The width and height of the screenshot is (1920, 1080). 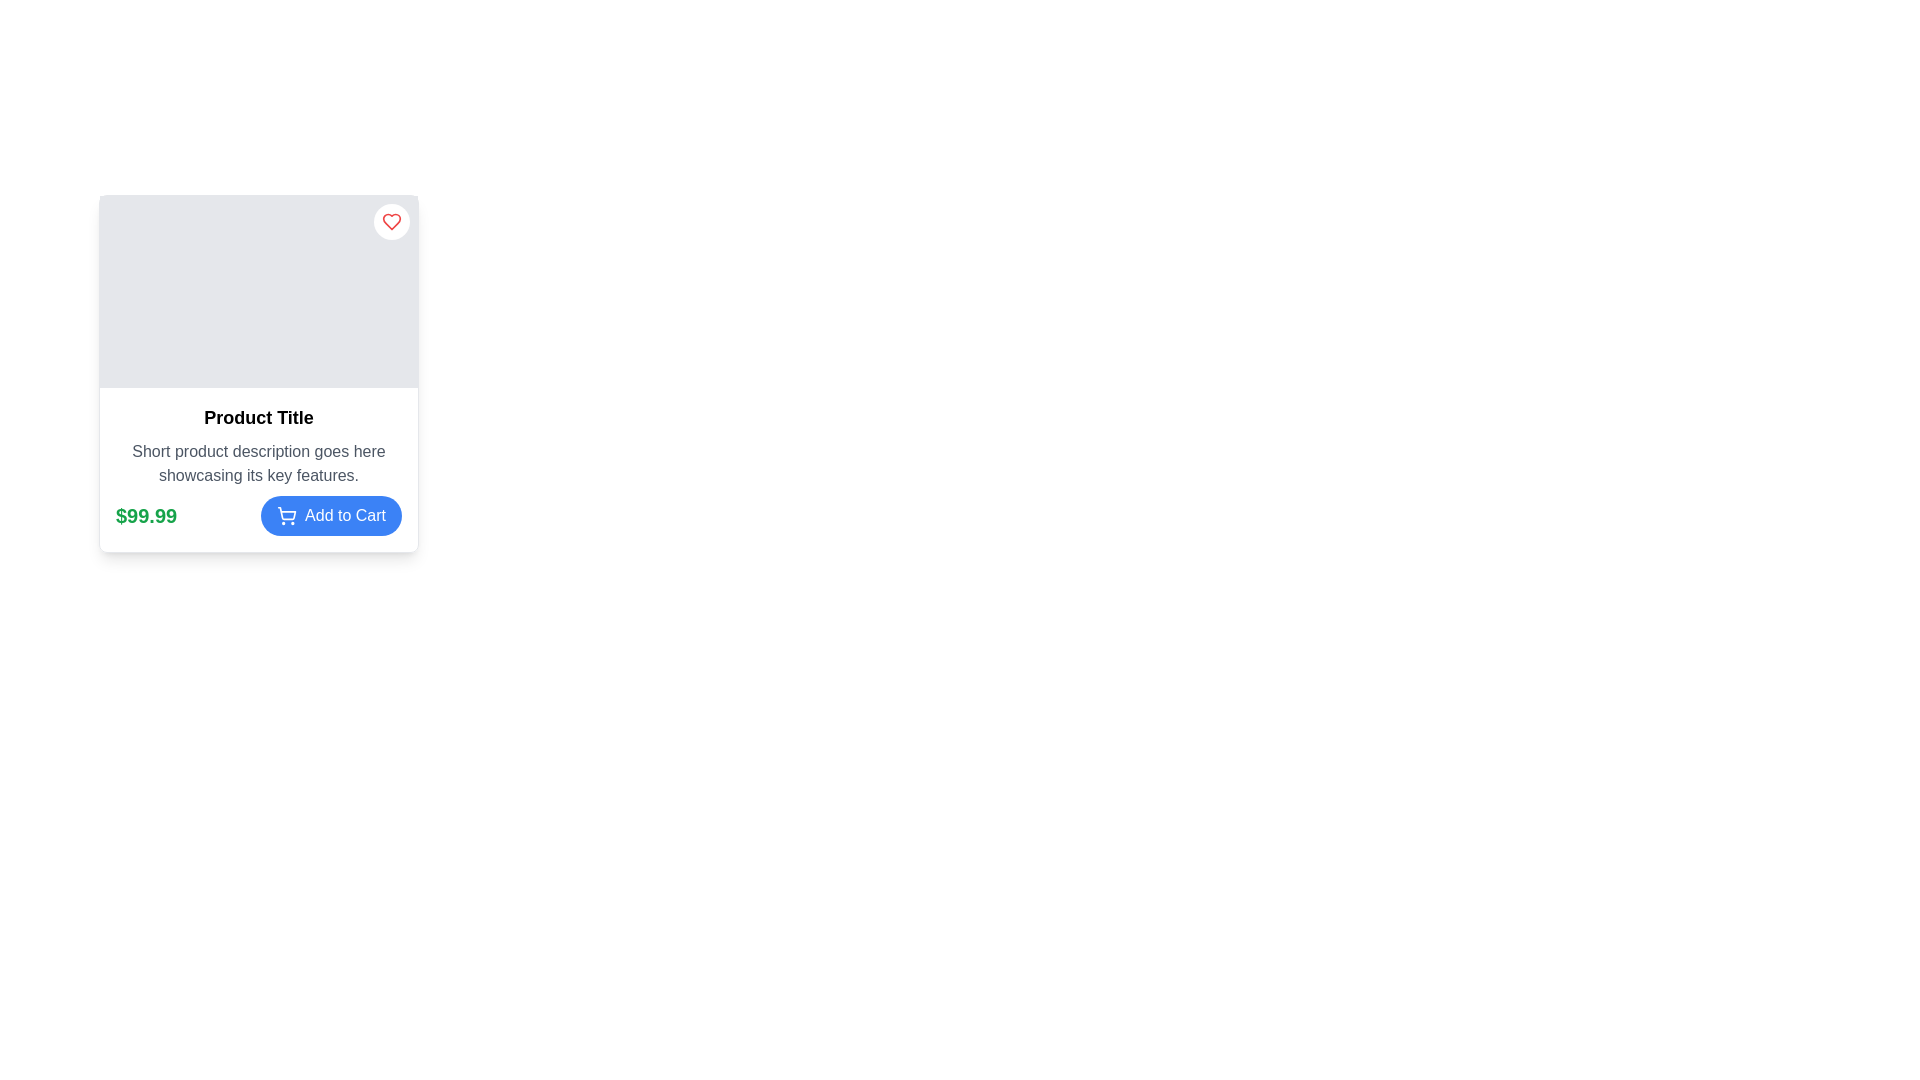 I want to click on text displayed in the price label located on the left side of the product details, beneath the product description and aligned with the 'Add to Cart' button, so click(x=145, y=515).